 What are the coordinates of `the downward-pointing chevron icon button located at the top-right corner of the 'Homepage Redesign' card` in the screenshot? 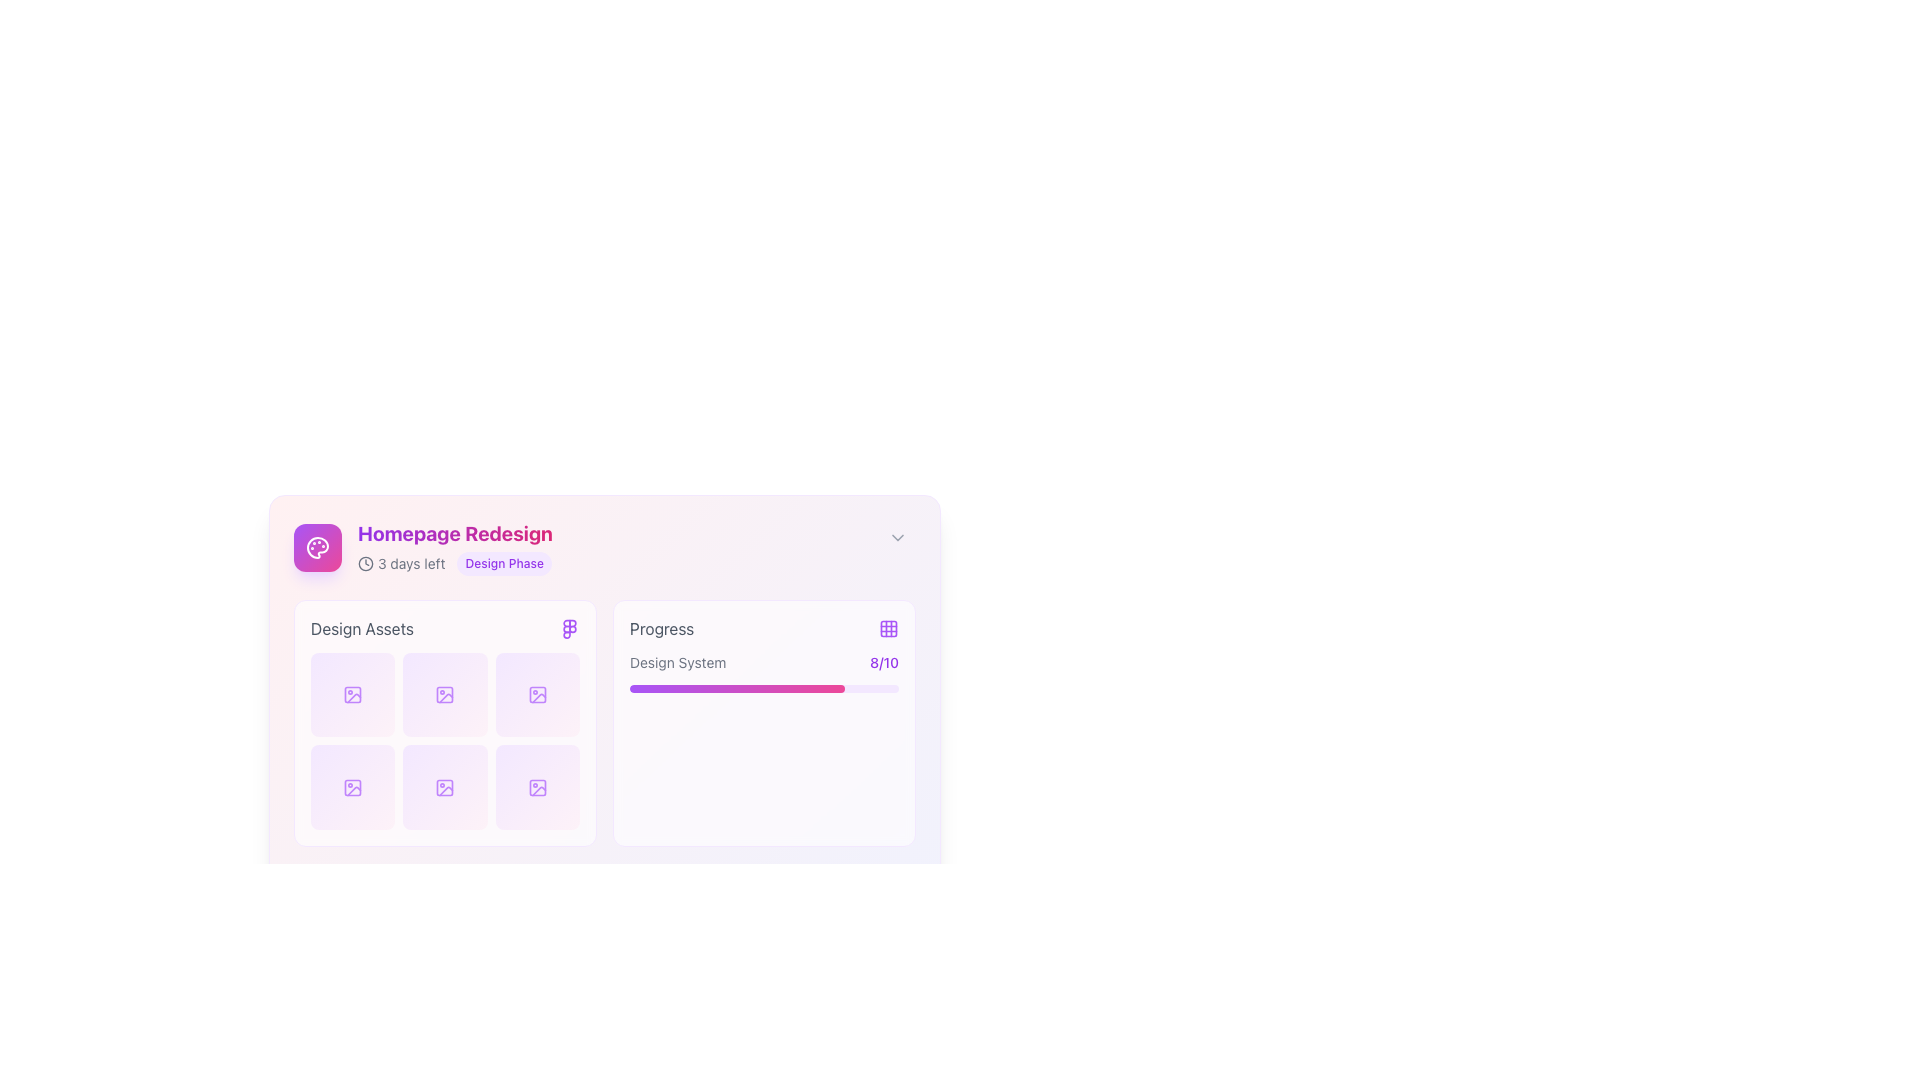 It's located at (896, 536).